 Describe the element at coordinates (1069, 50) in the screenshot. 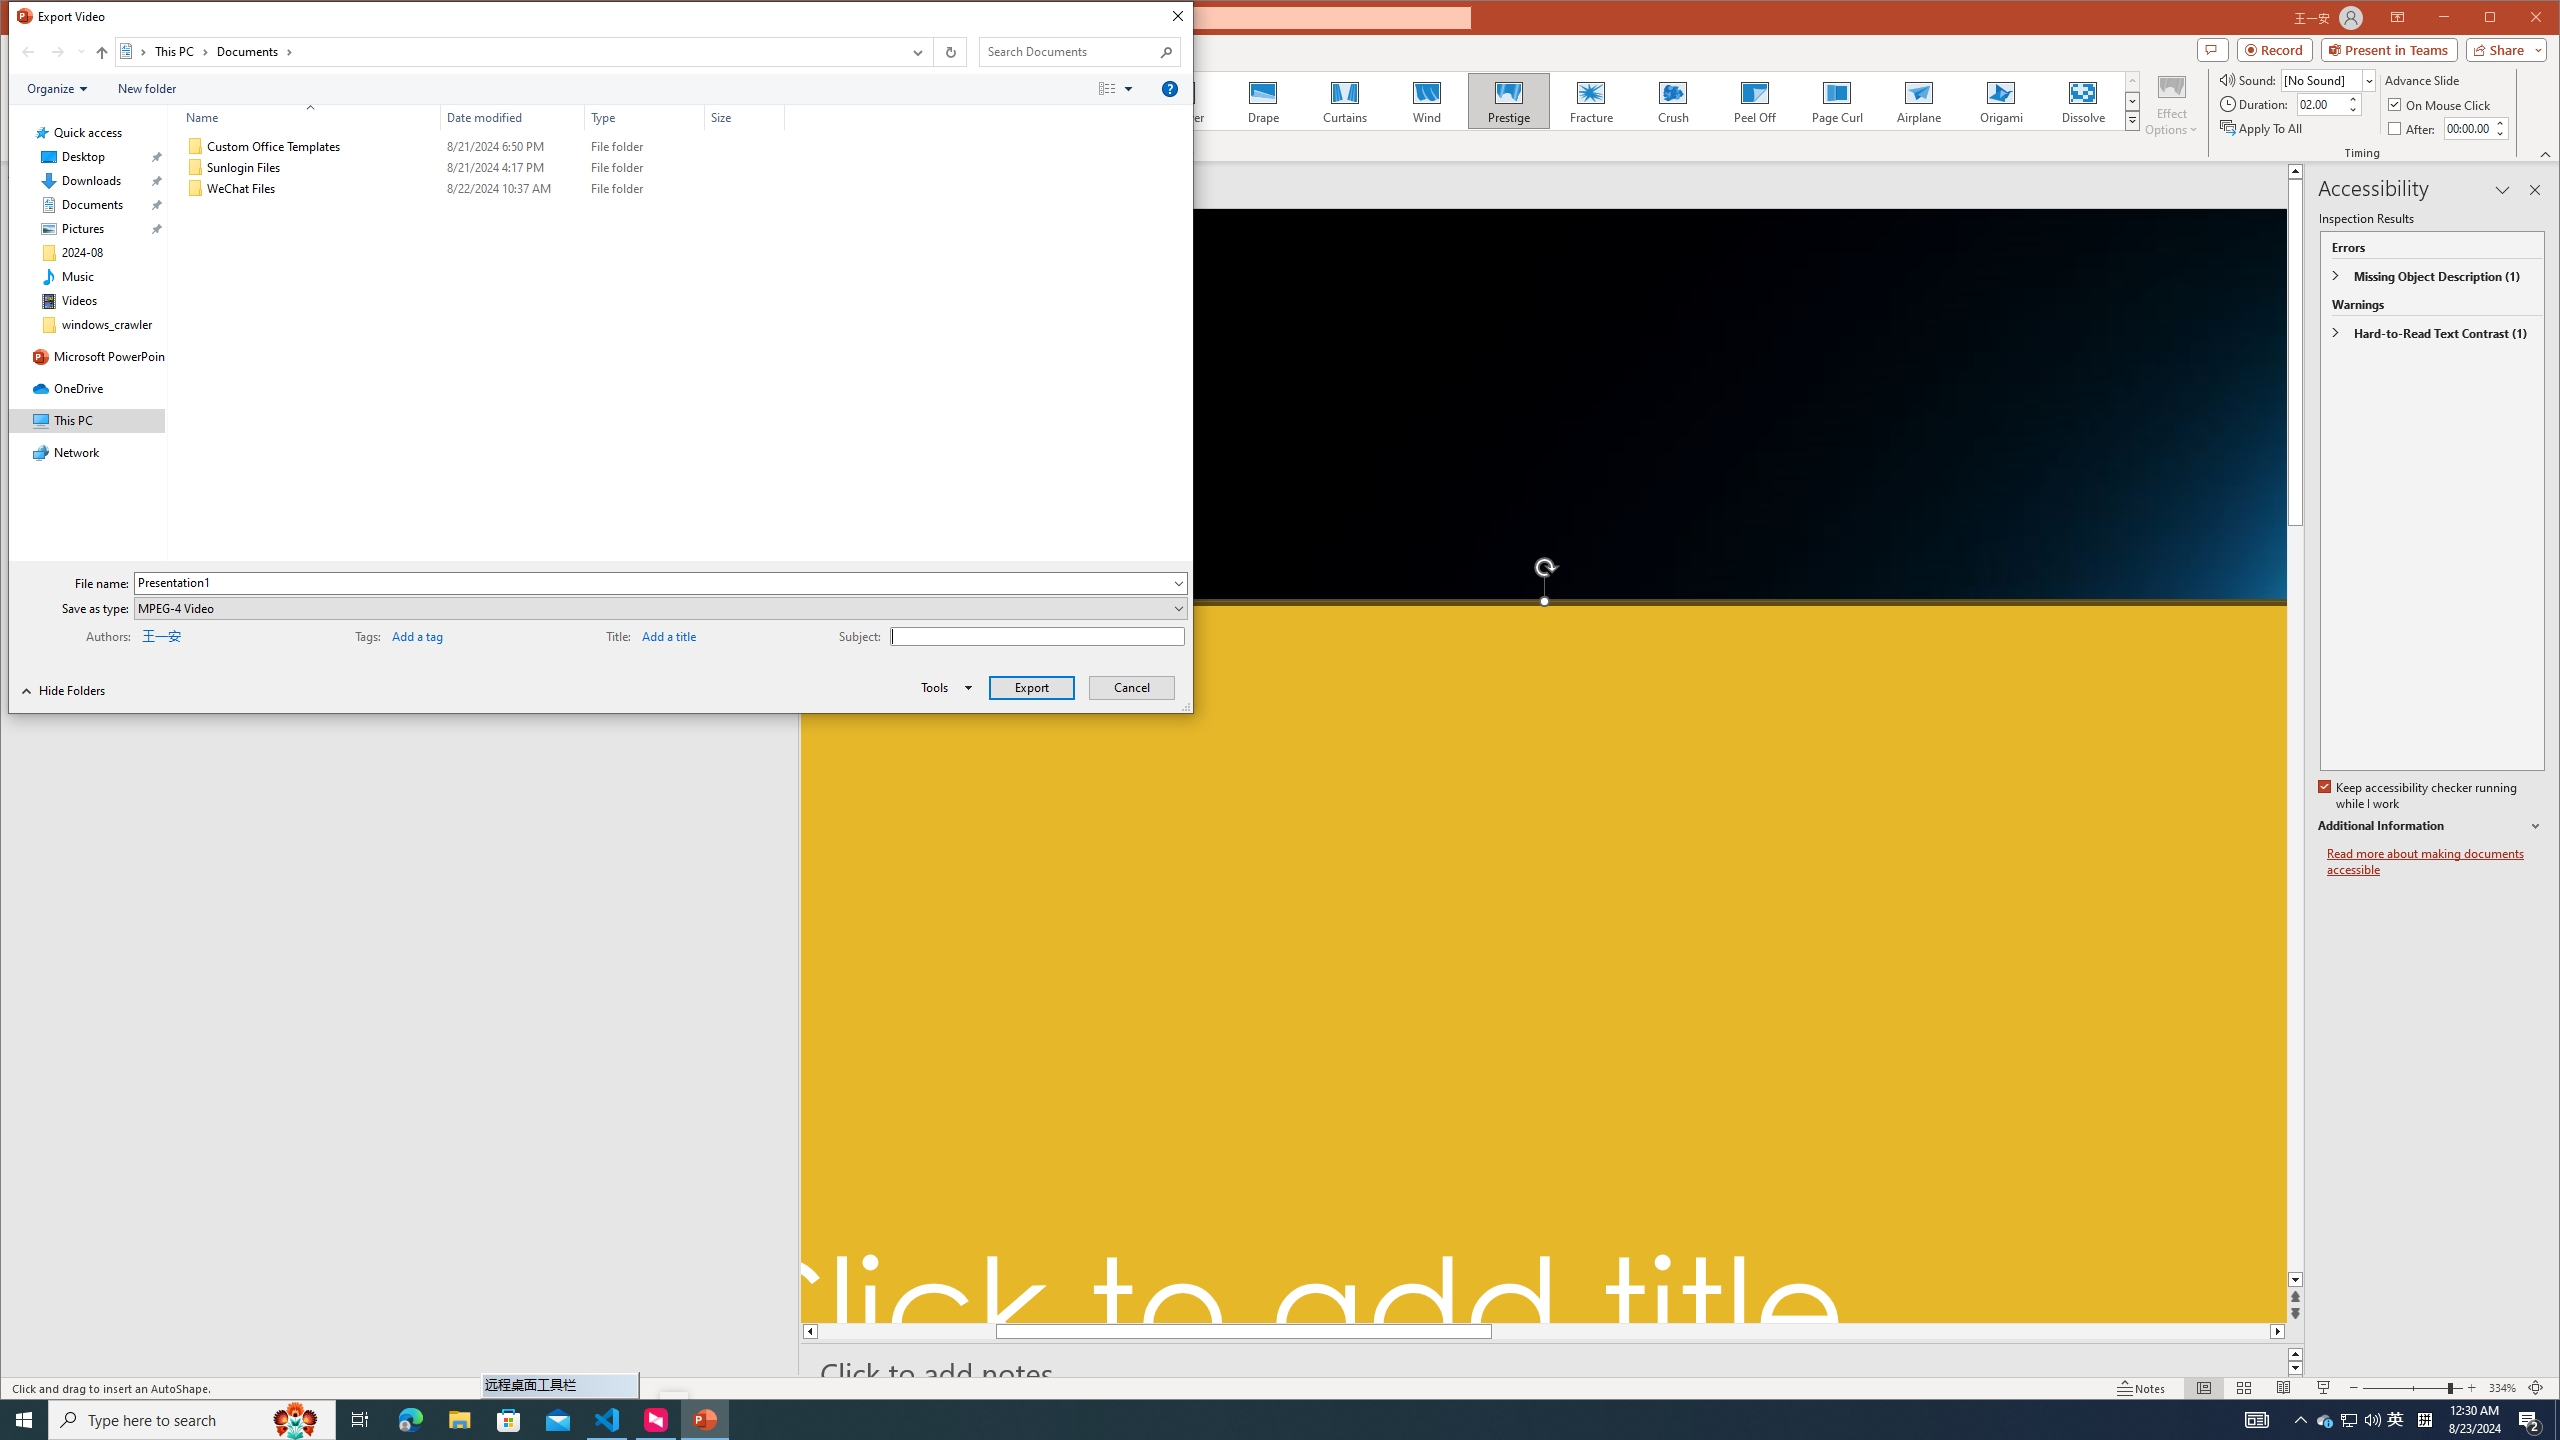

I see `'Search Box'` at that location.